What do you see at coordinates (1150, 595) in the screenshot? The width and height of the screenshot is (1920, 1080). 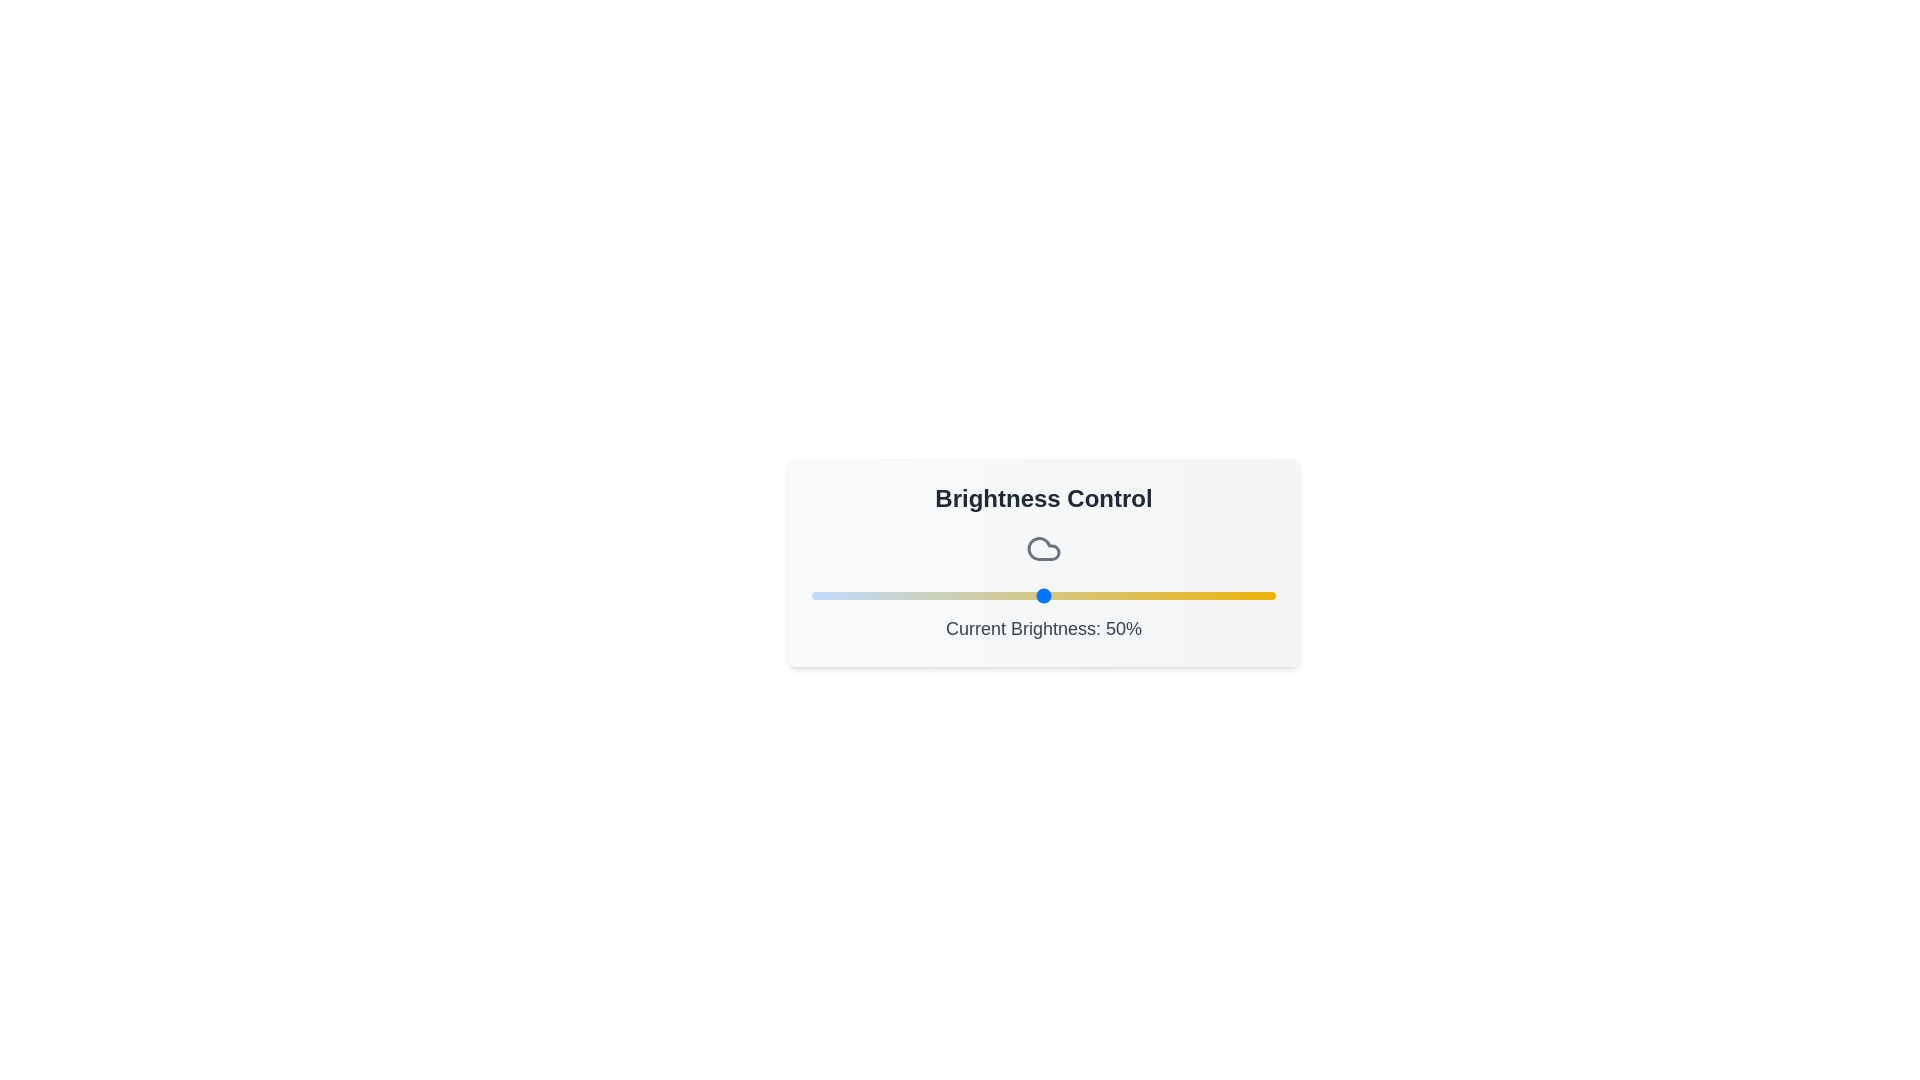 I see `the brightness level to 73% by interacting with the slider` at bounding box center [1150, 595].